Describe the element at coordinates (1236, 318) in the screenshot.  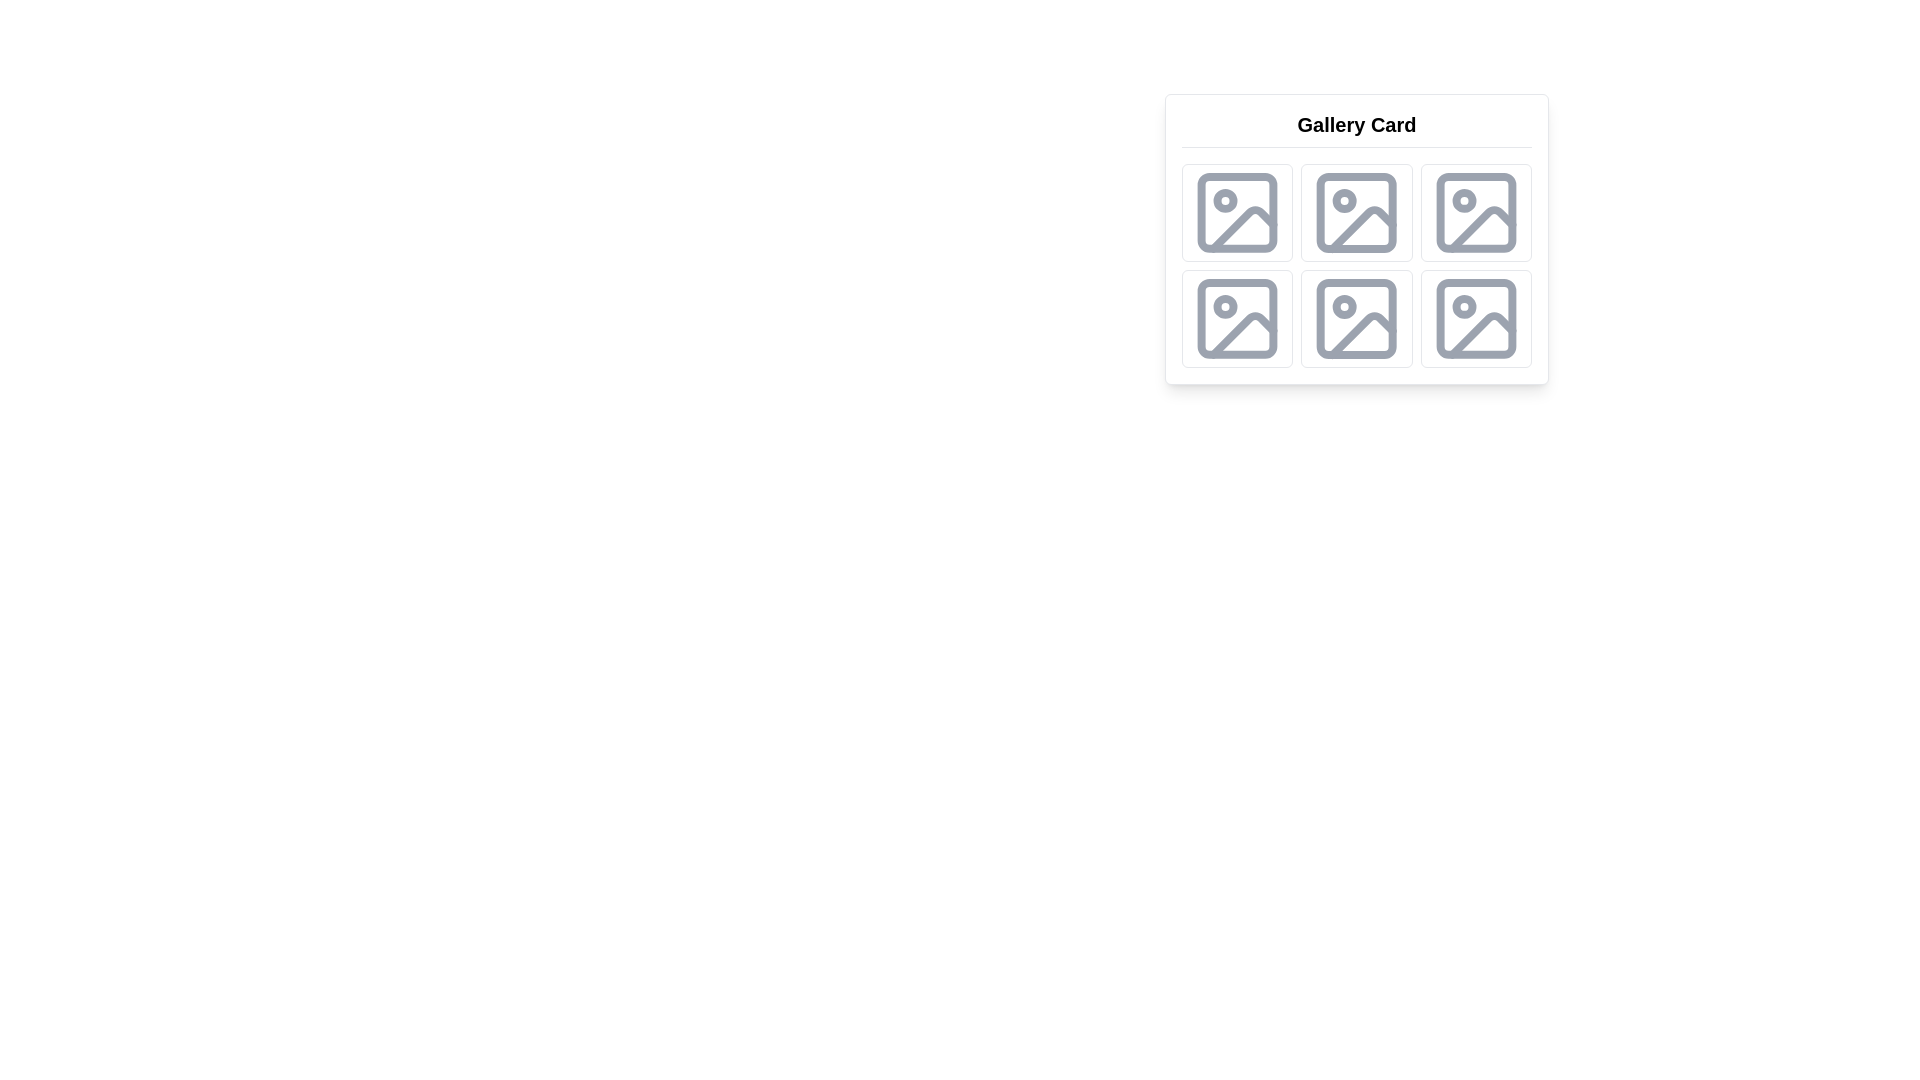
I see `the graphical placeholder icon located in the lower-left grid position of the second row of the gallery layout` at that location.